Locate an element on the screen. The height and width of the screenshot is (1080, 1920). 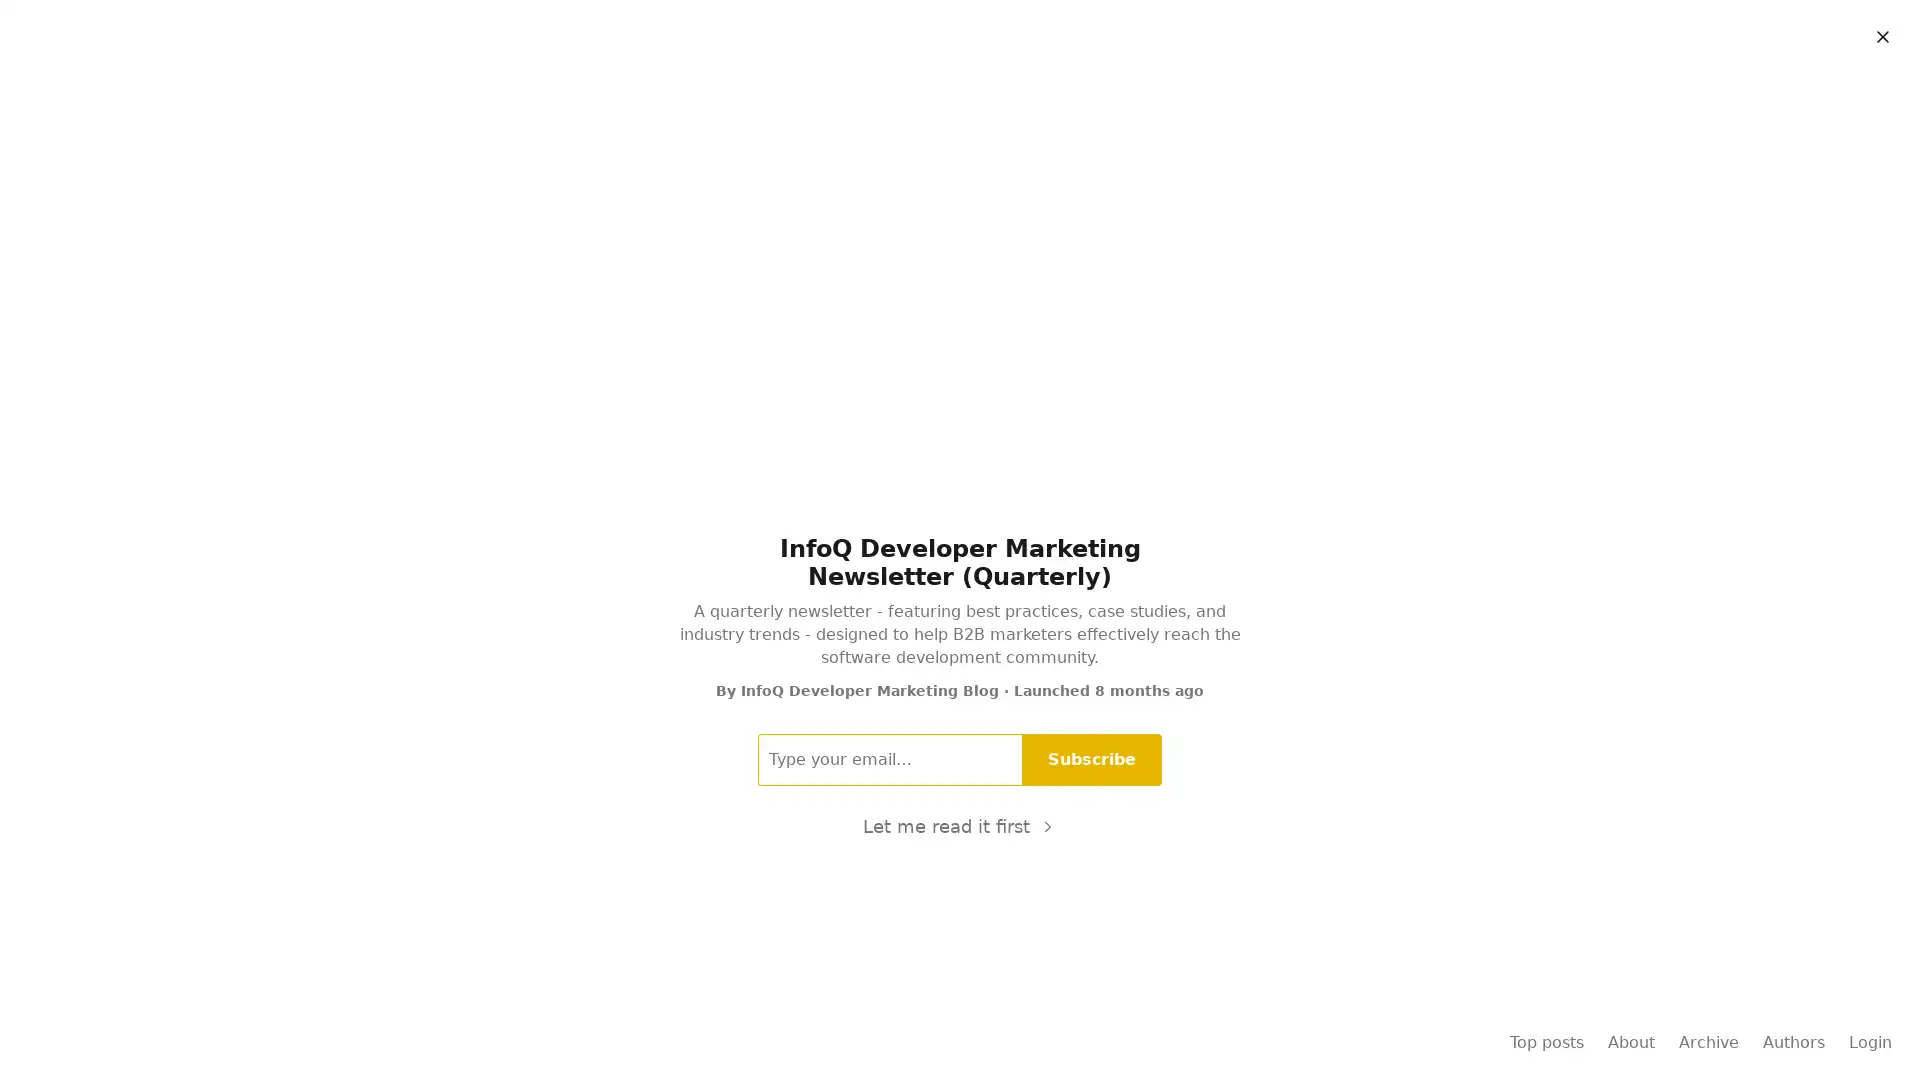
Archive is located at coordinates (1180, 87).